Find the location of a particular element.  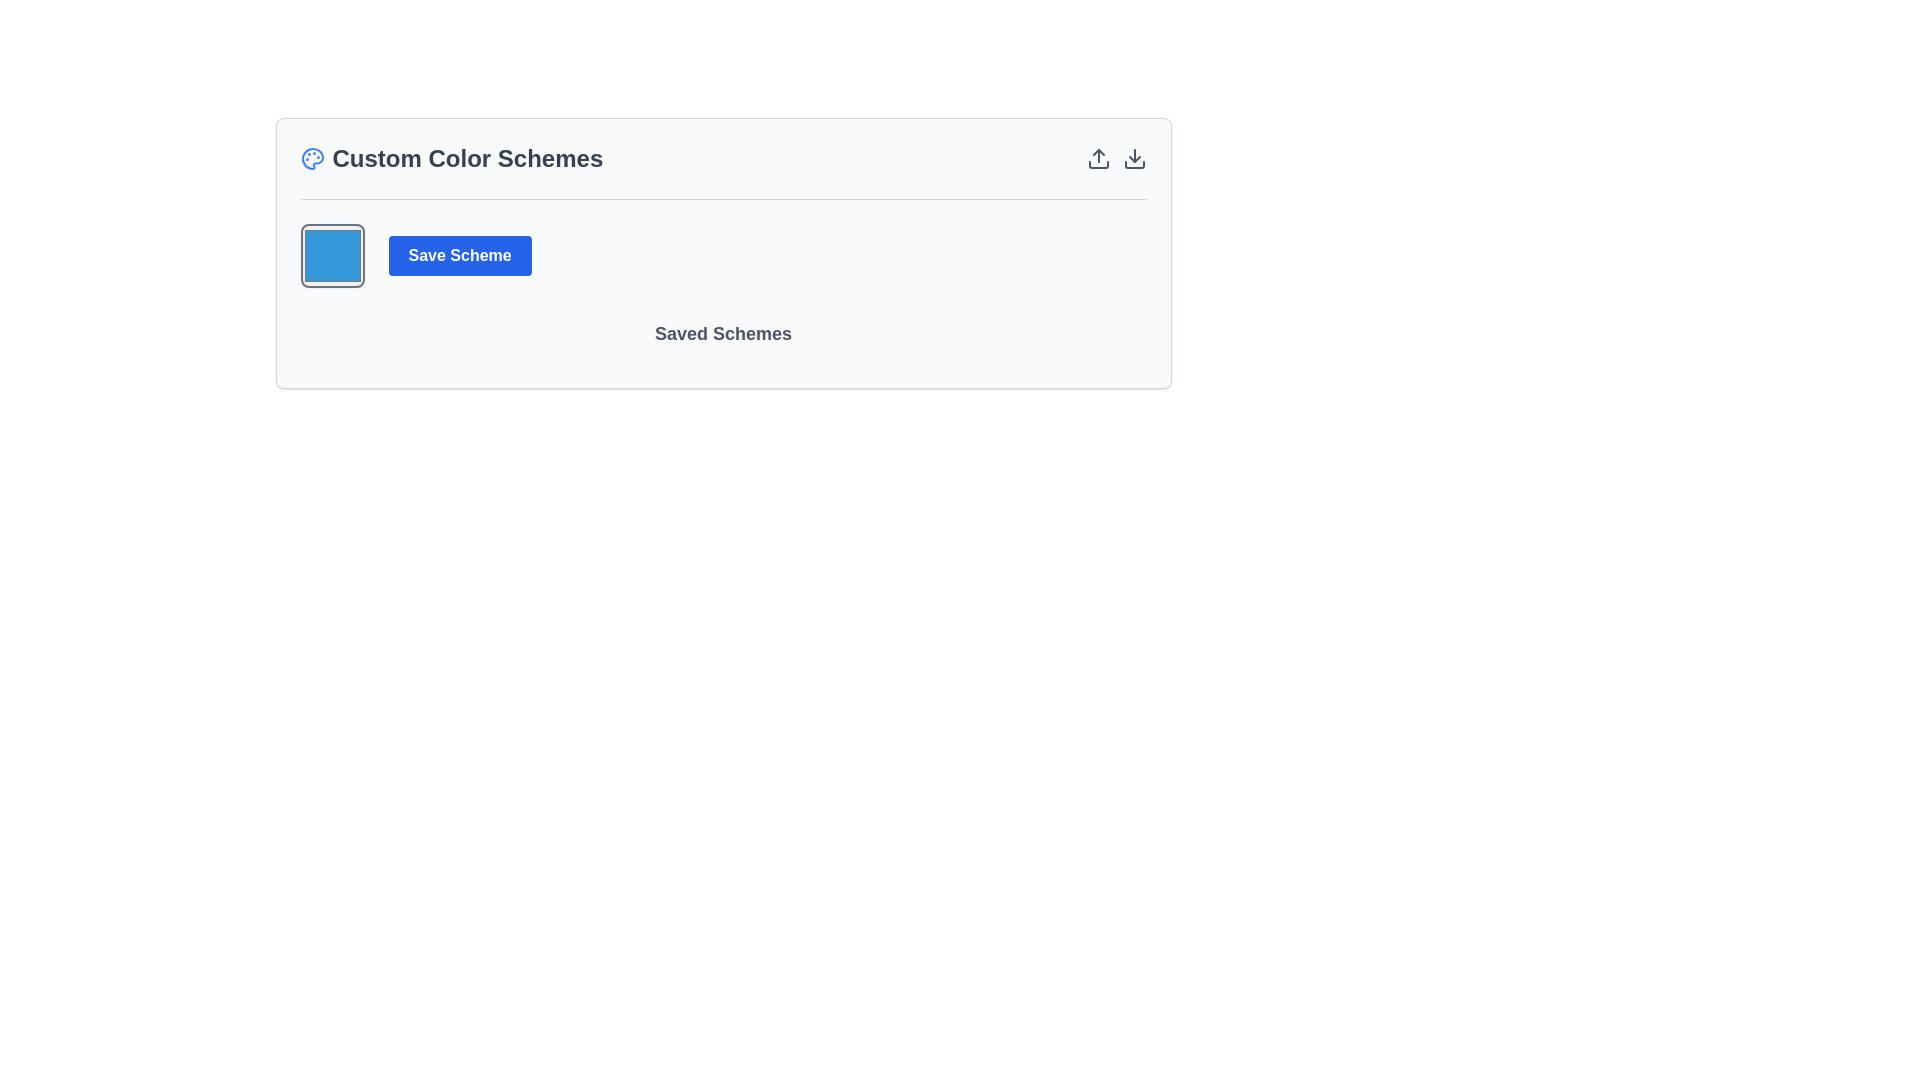

the bright blue color block with rounded corners is located at coordinates (332, 254).